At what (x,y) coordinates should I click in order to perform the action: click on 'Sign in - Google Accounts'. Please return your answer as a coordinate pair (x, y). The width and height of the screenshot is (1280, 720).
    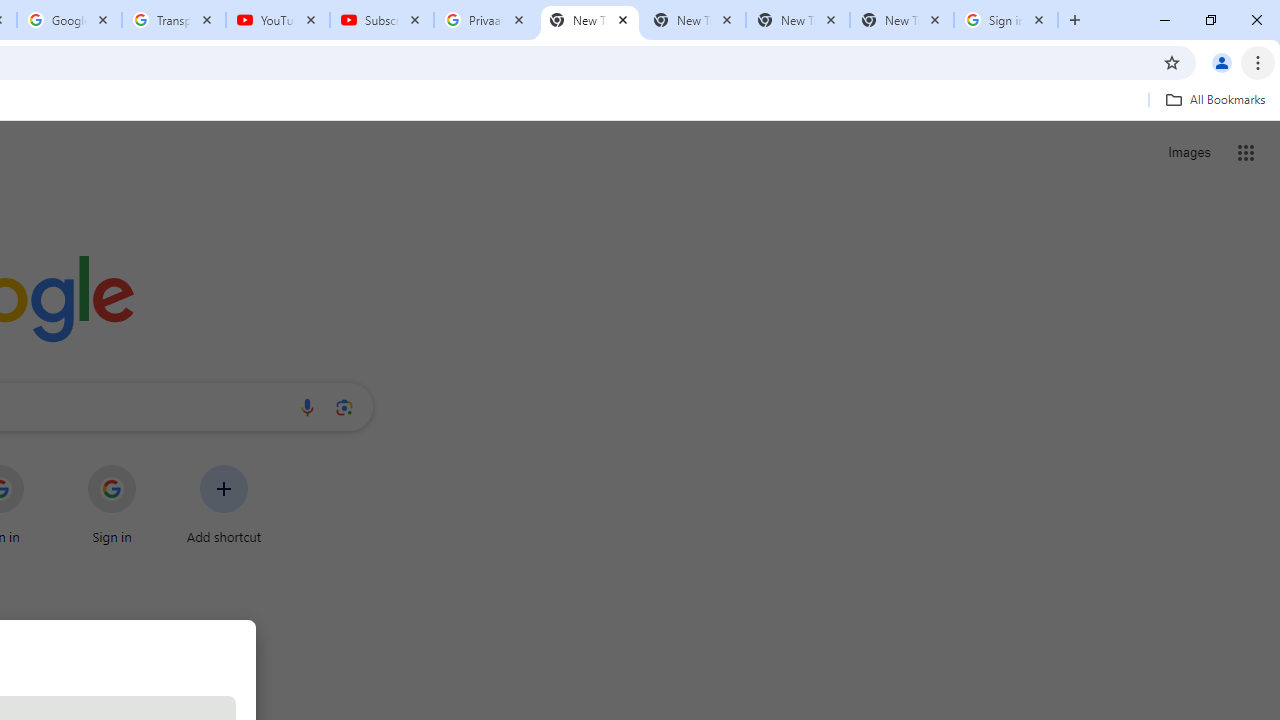
    Looking at the image, I should click on (1006, 20).